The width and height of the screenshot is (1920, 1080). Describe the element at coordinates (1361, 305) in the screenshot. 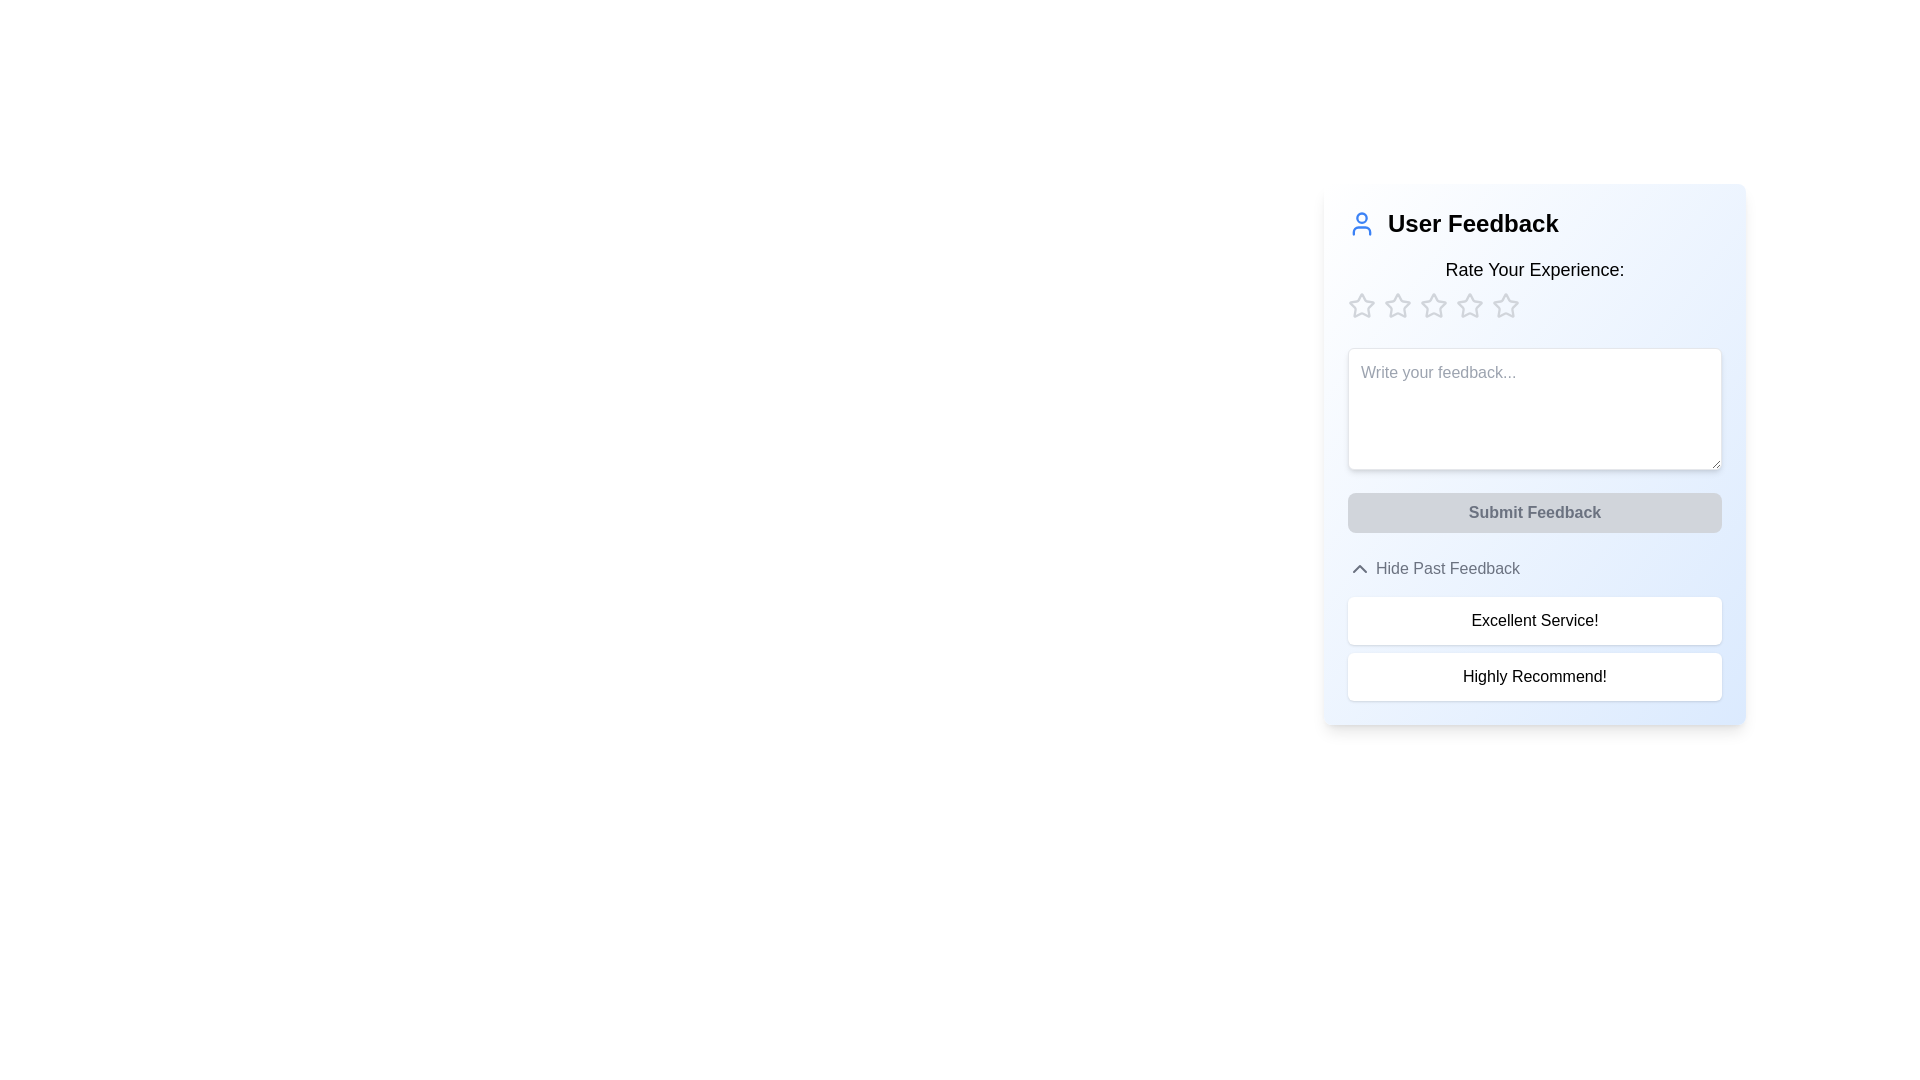

I see `the first star-shaped rating icon, which is outlined in gray, located in the 'User Feedback' section below the 'Rate Your Experience' label` at that location.